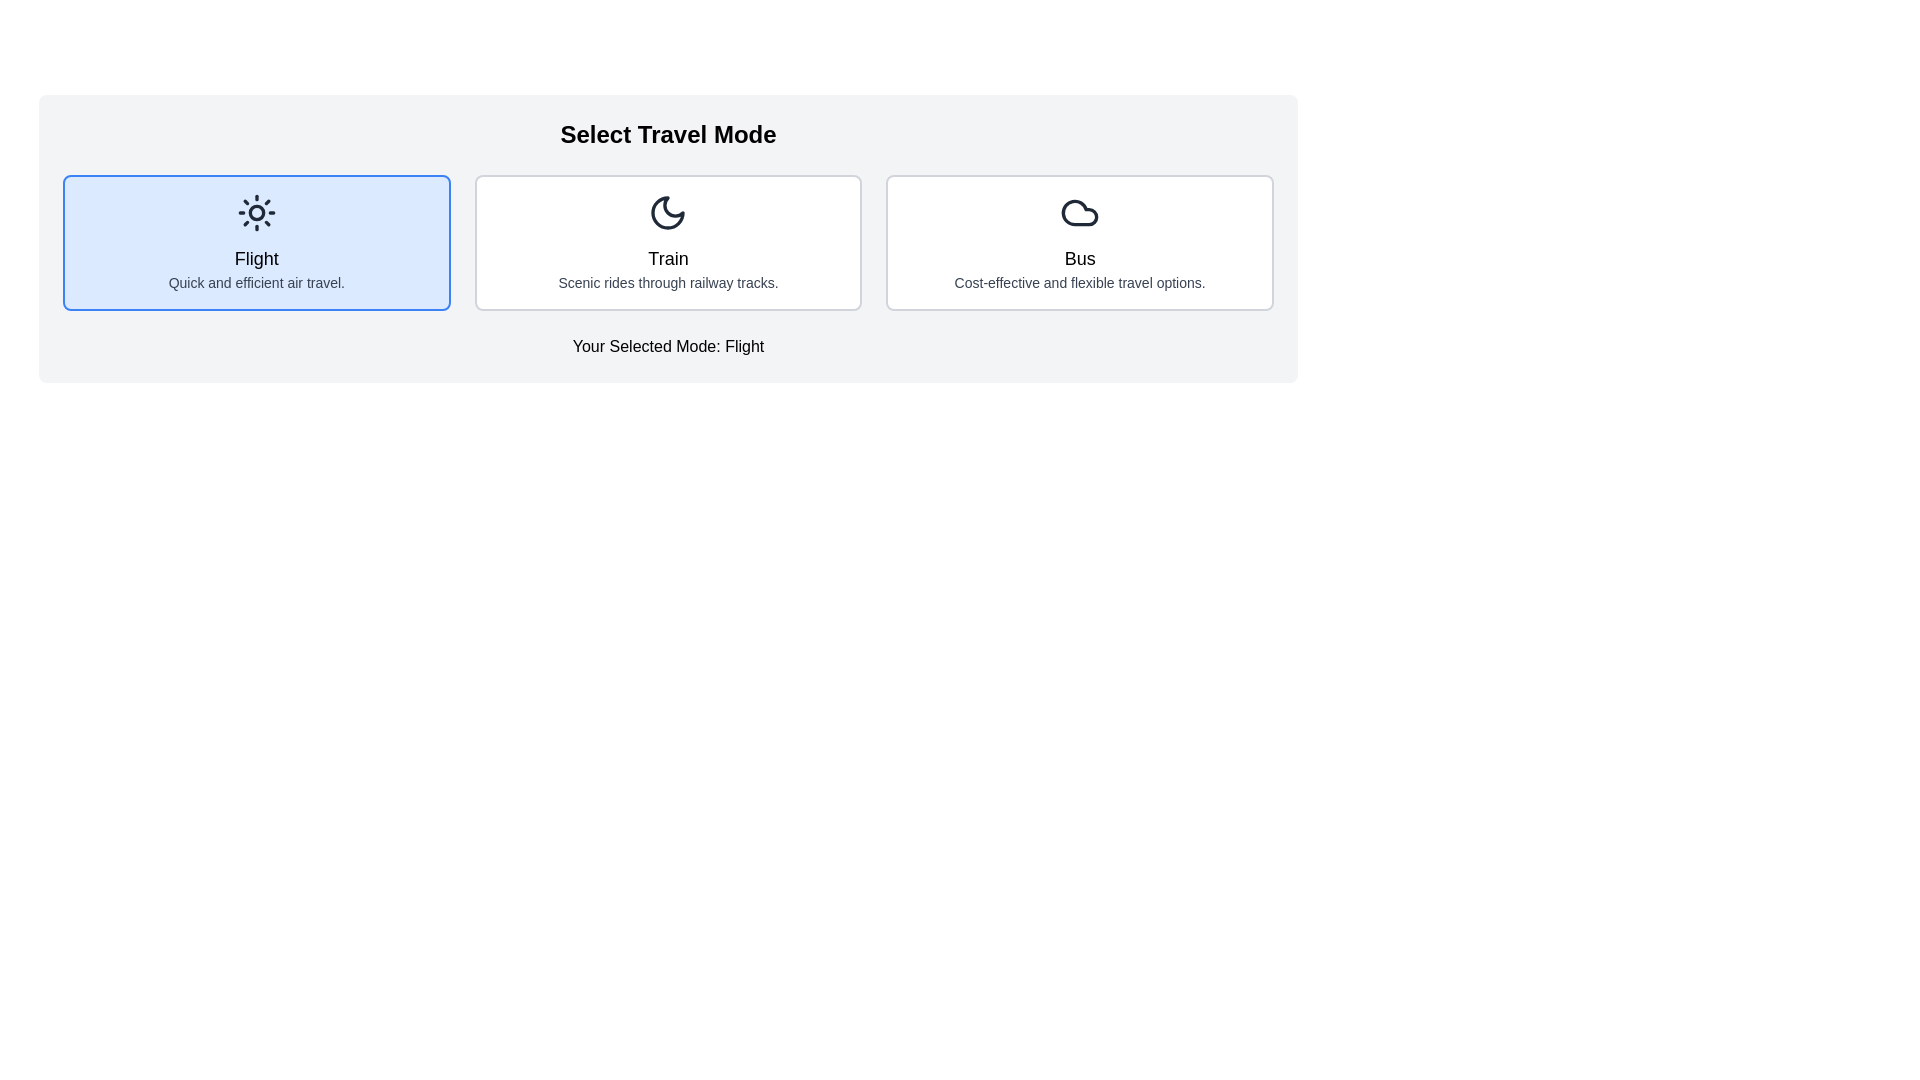 This screenshot has height=1080, width=1920. What do you see at coordinates (668, 212) in the screenshot?
I see `the 'Train' button icon located at the center of the button layout above the text label` at bounding box center [668, 212].